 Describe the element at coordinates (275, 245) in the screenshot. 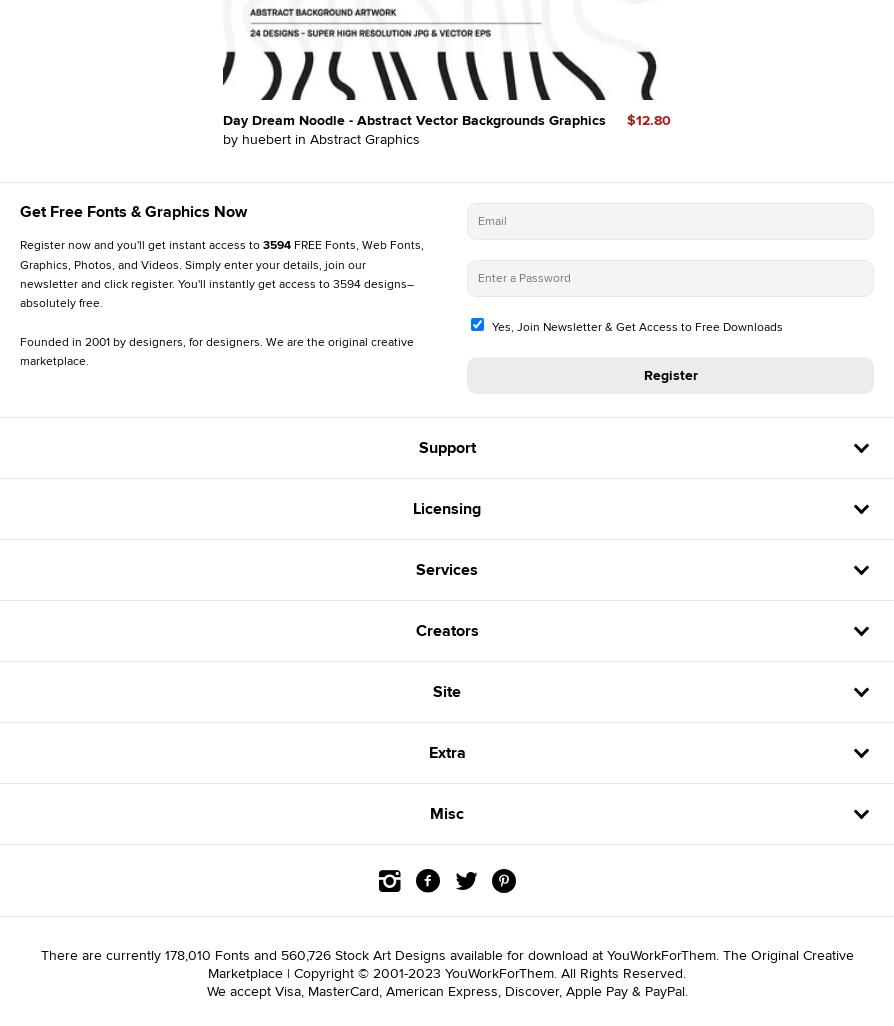

I see `'3594'` at that location.